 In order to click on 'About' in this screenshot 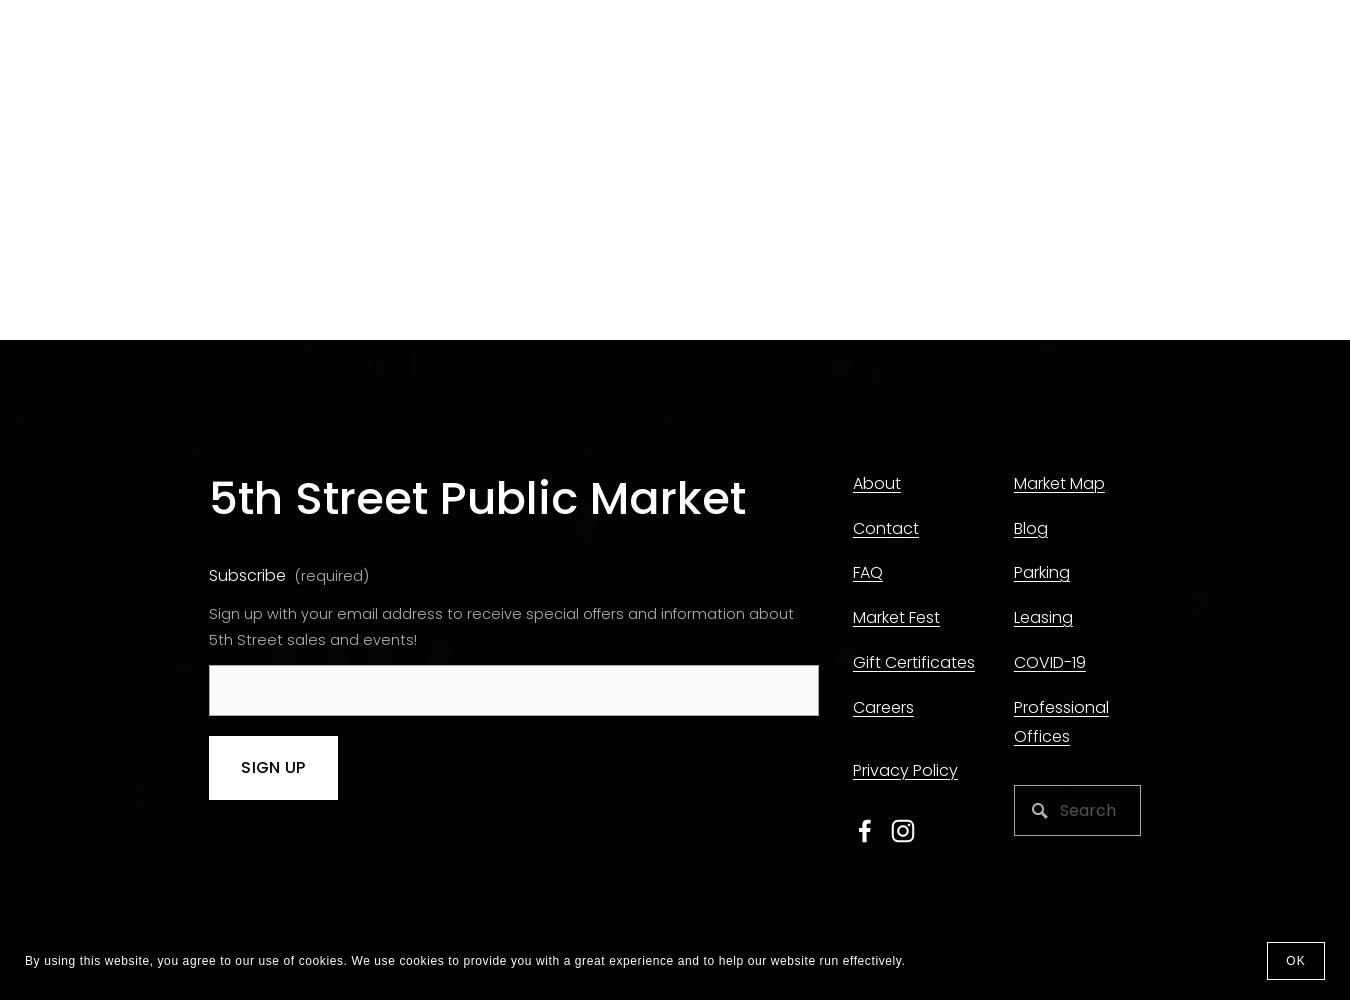, I will do `click(876, 481)`.